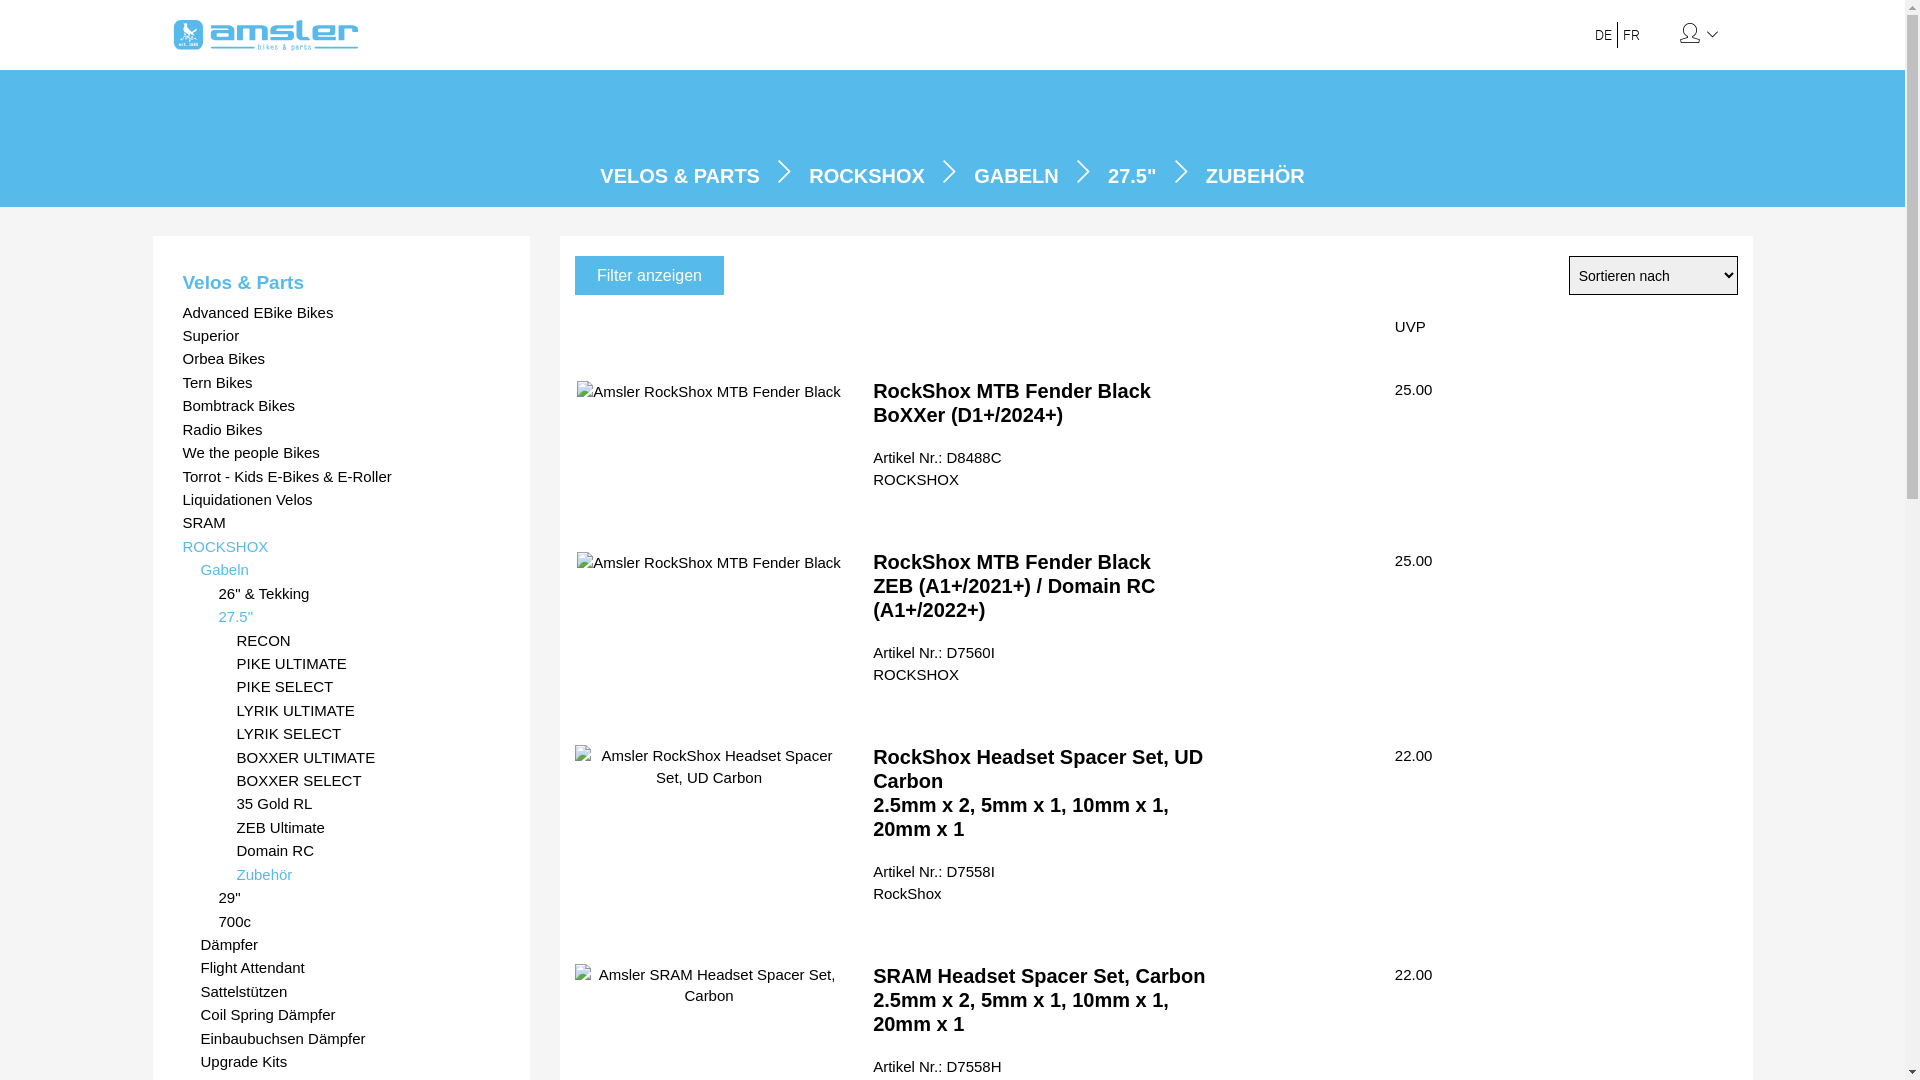 The height and width of the screenshot is (1080, 1920). What do you see at coordinates (1132, 175) in the screenshot?
I see `'27.5"'` at bounding box center [1132, 175].